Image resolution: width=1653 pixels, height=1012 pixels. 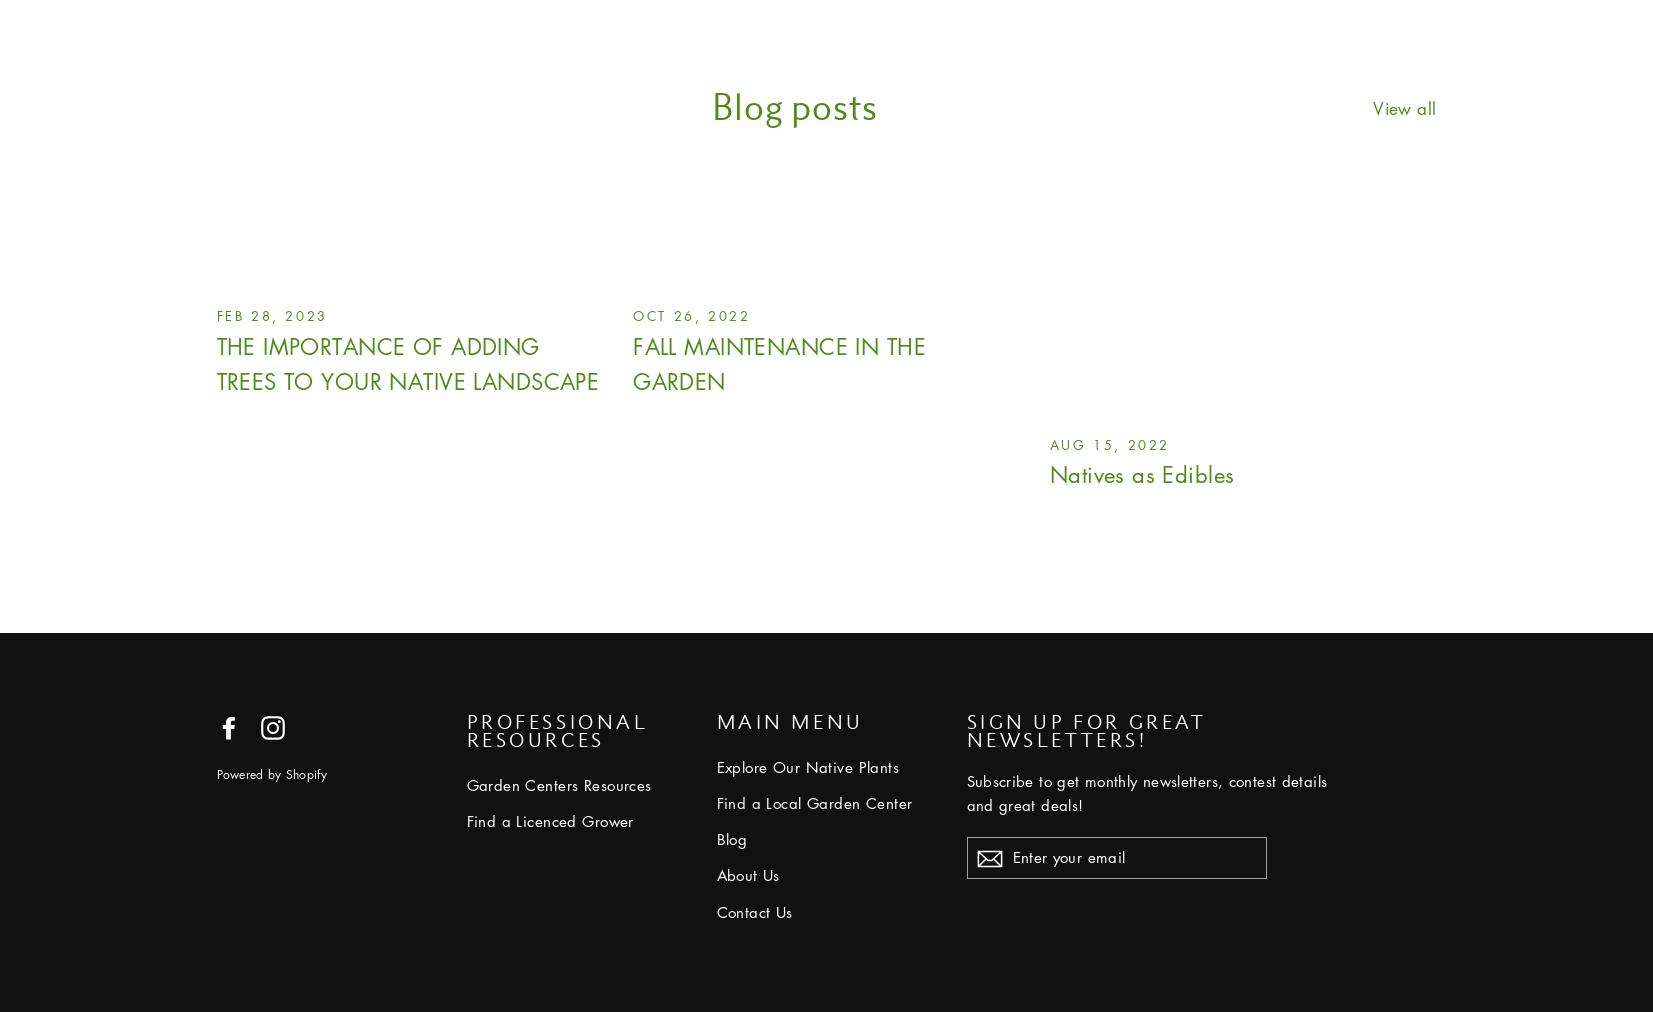 What do you see at coordinates (806, 764) in the screenshot?
I see `'Explore Our Native Plants'` at bounding box center [806, 764].